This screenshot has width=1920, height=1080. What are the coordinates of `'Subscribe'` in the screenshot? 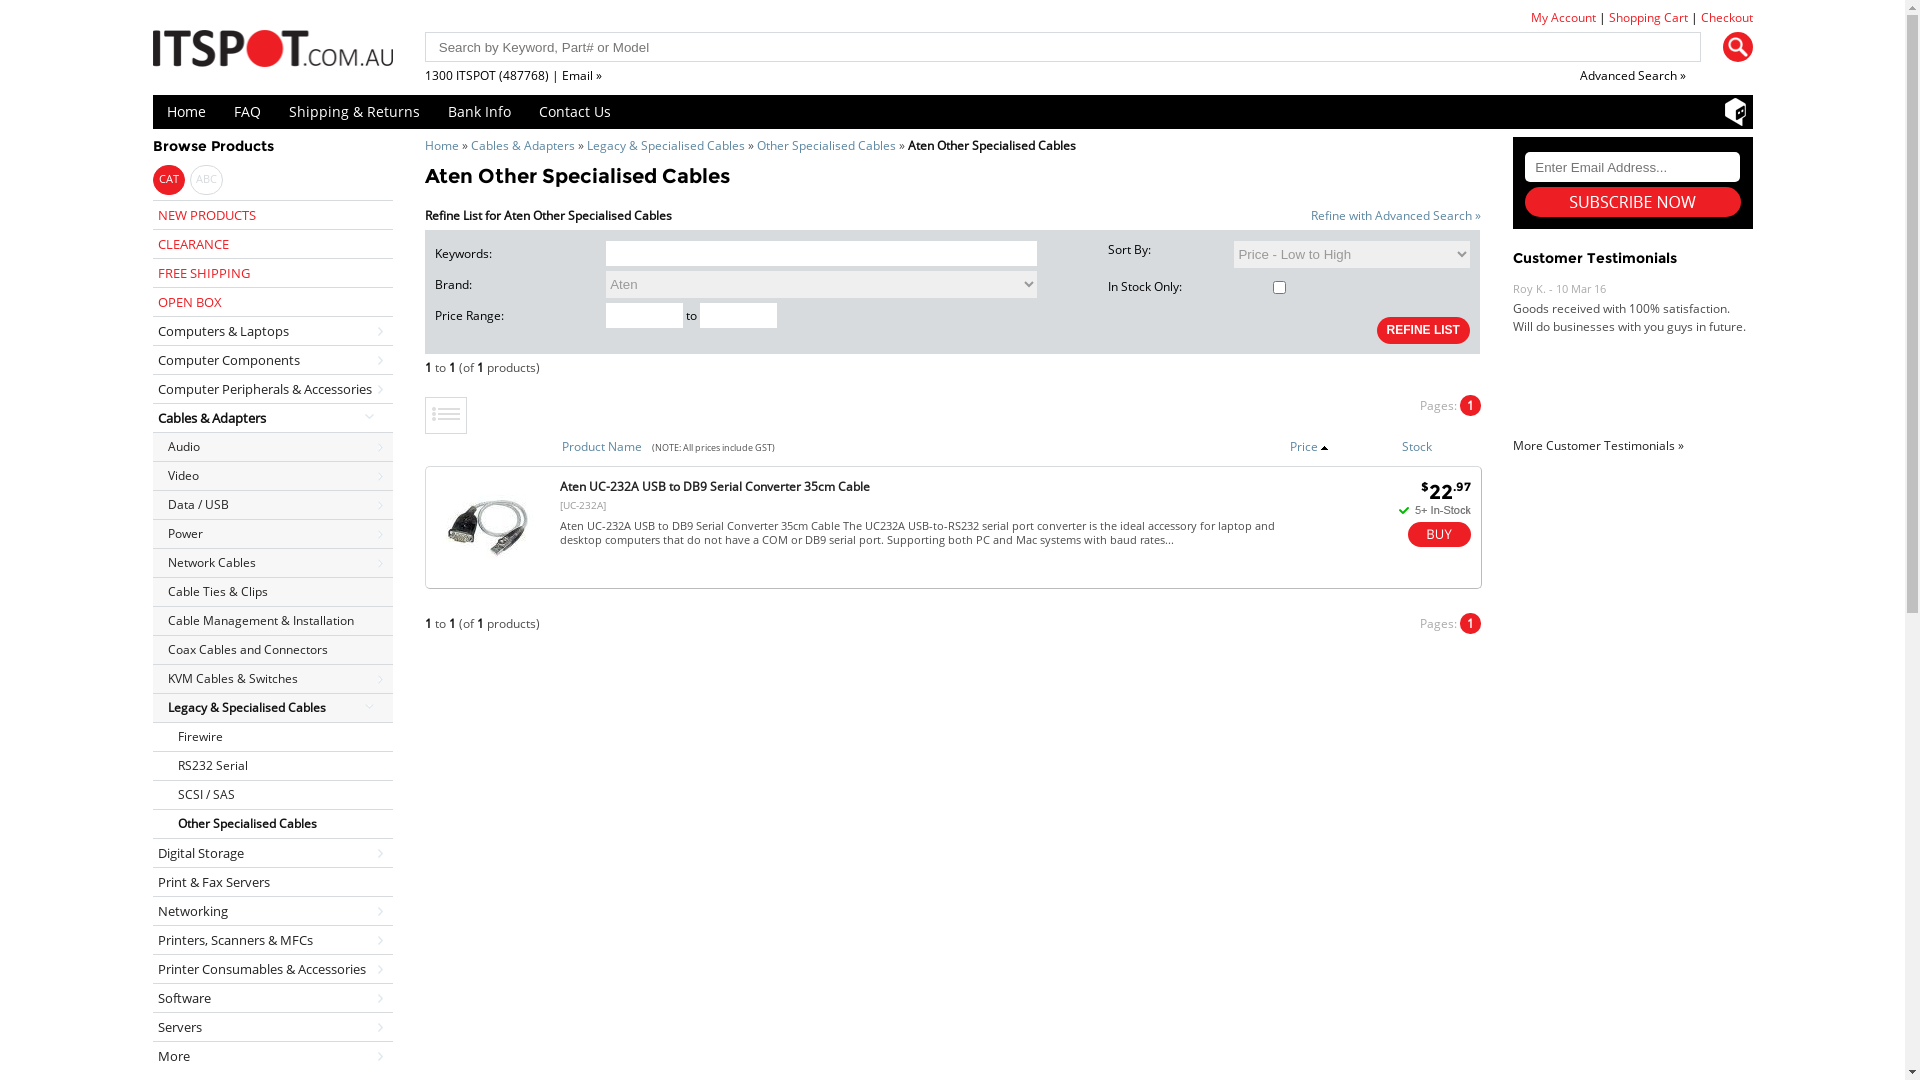 It's located at (1632, 201).